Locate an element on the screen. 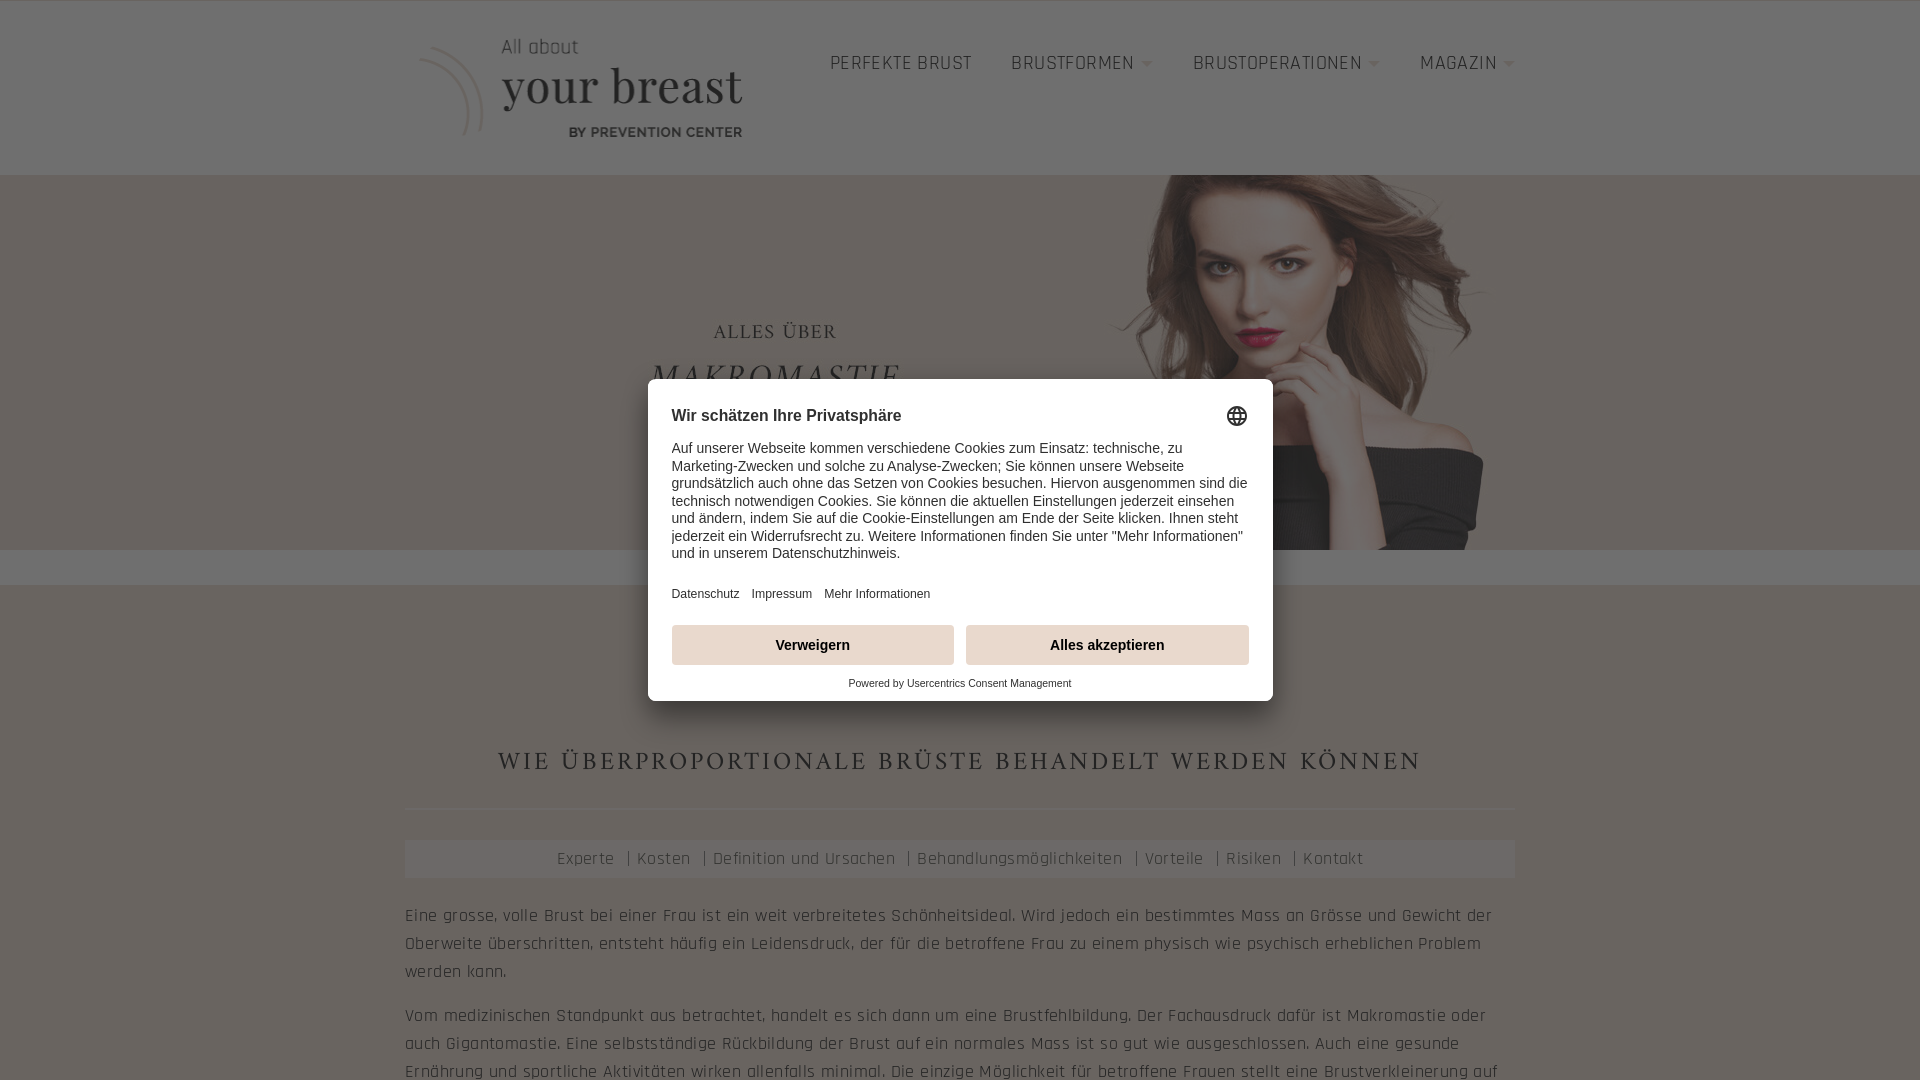  'Kosten' is located at coordinates (636, 857).